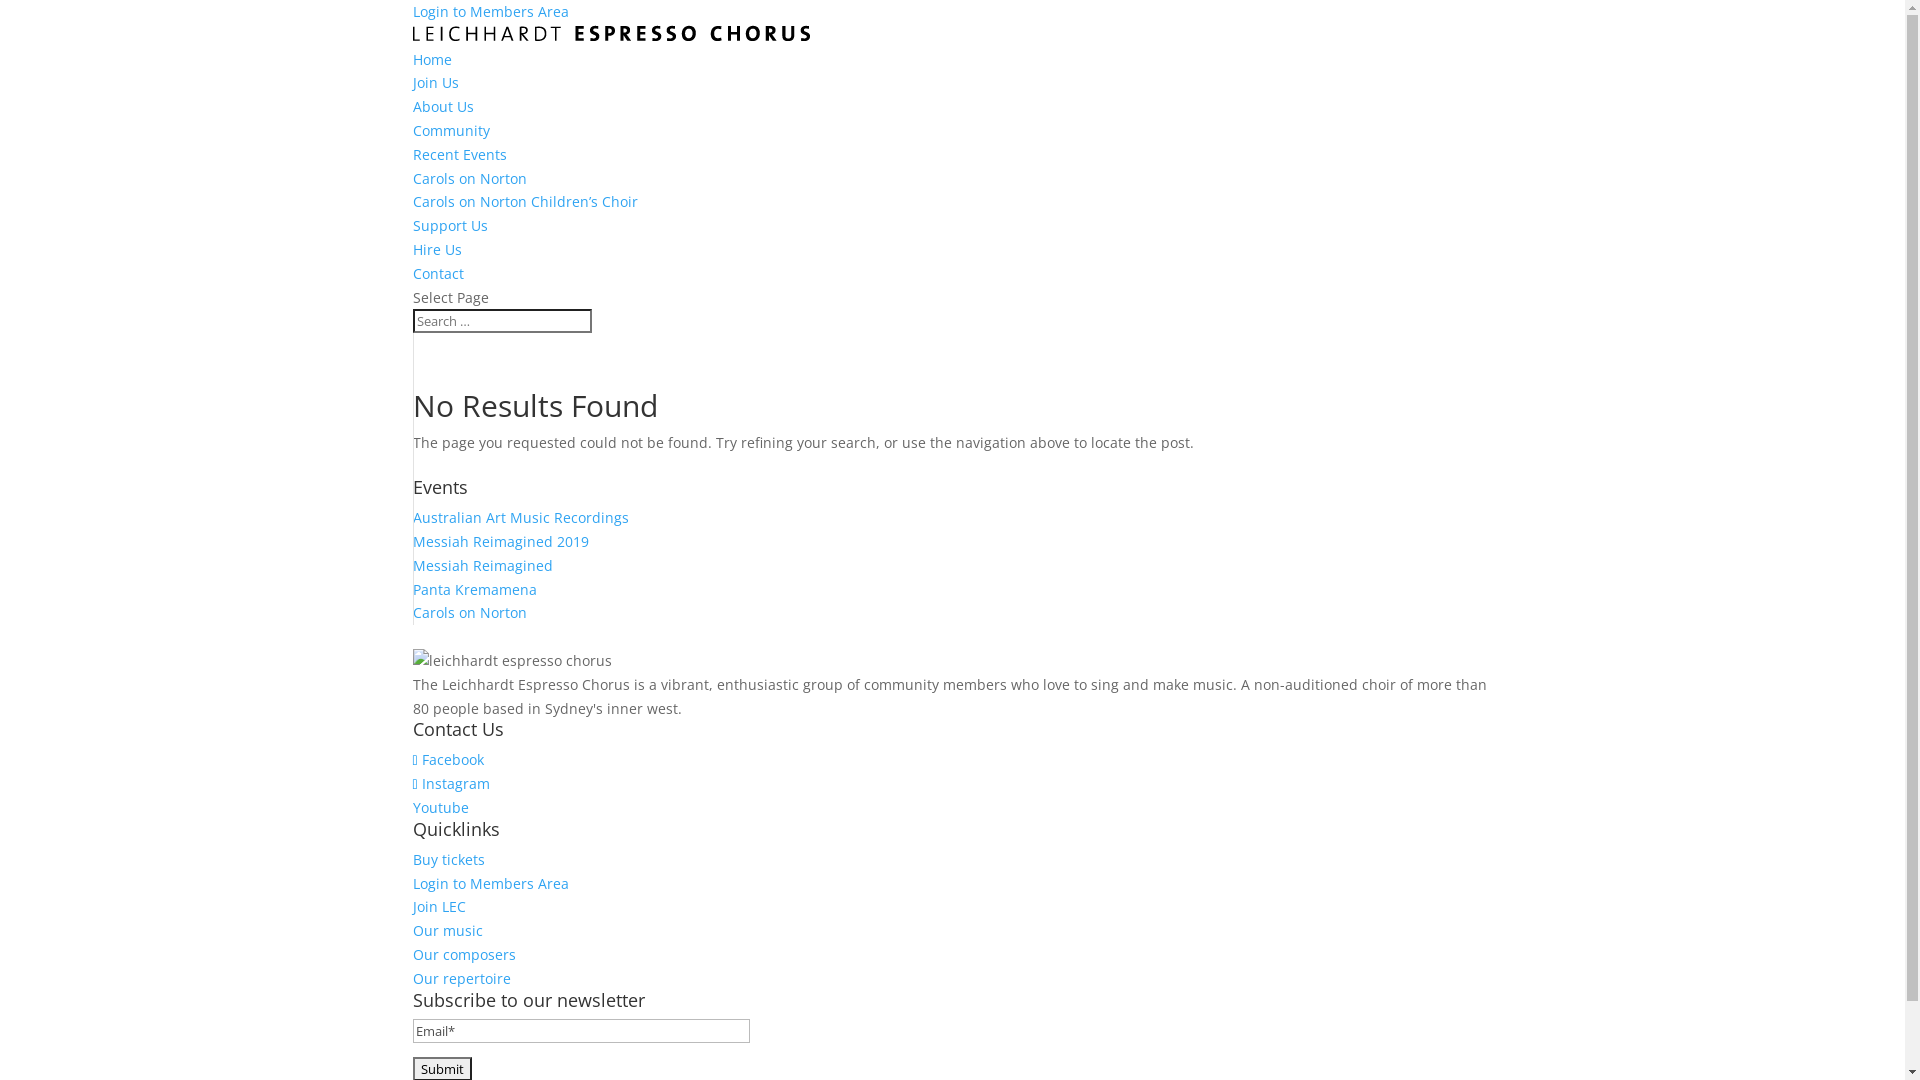 This screenshot has height=1080, width=1920. Describe the element at coordinates (445, 930) in the screenshot. I see `'Our music'` at that location.